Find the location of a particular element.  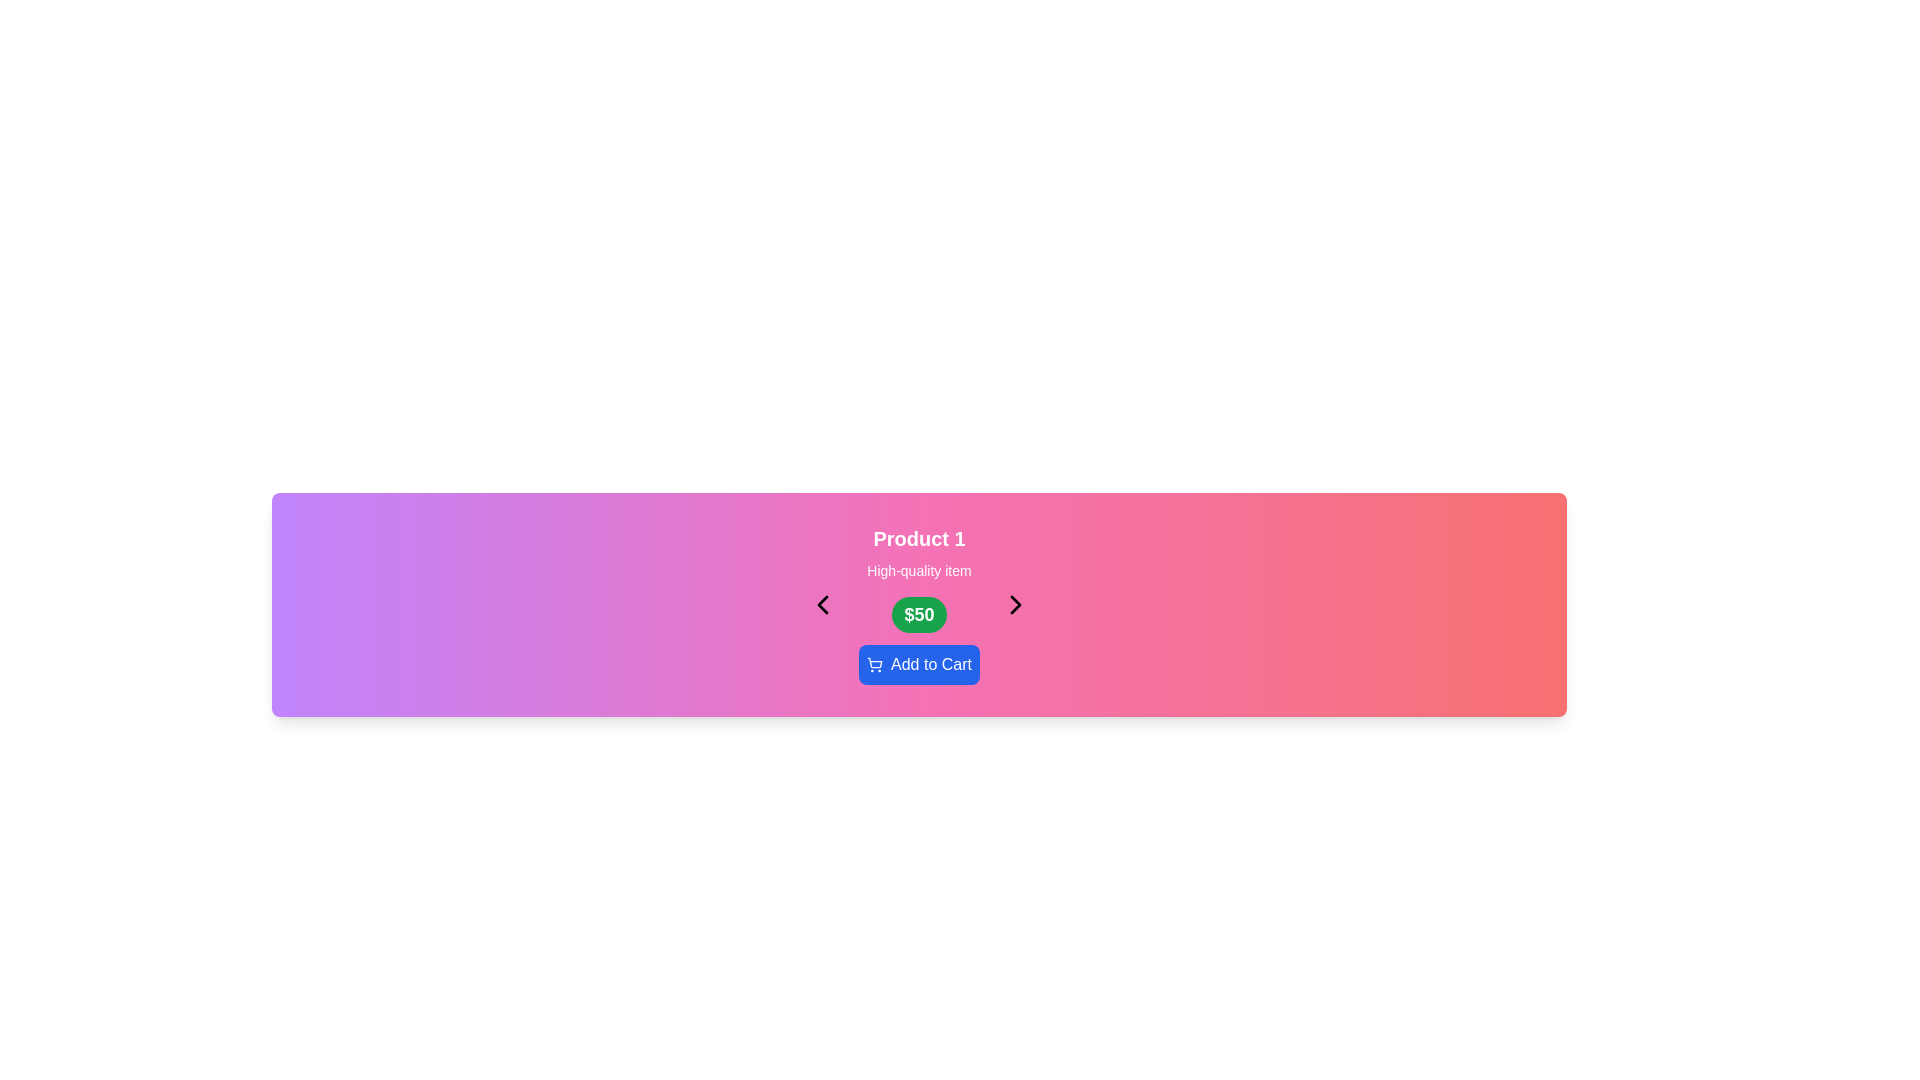

the left-pointing arrow icon button styled as an SVG, located in the navigation control cluster, to enable keyboard interaction is located at coordinates (823, 604).